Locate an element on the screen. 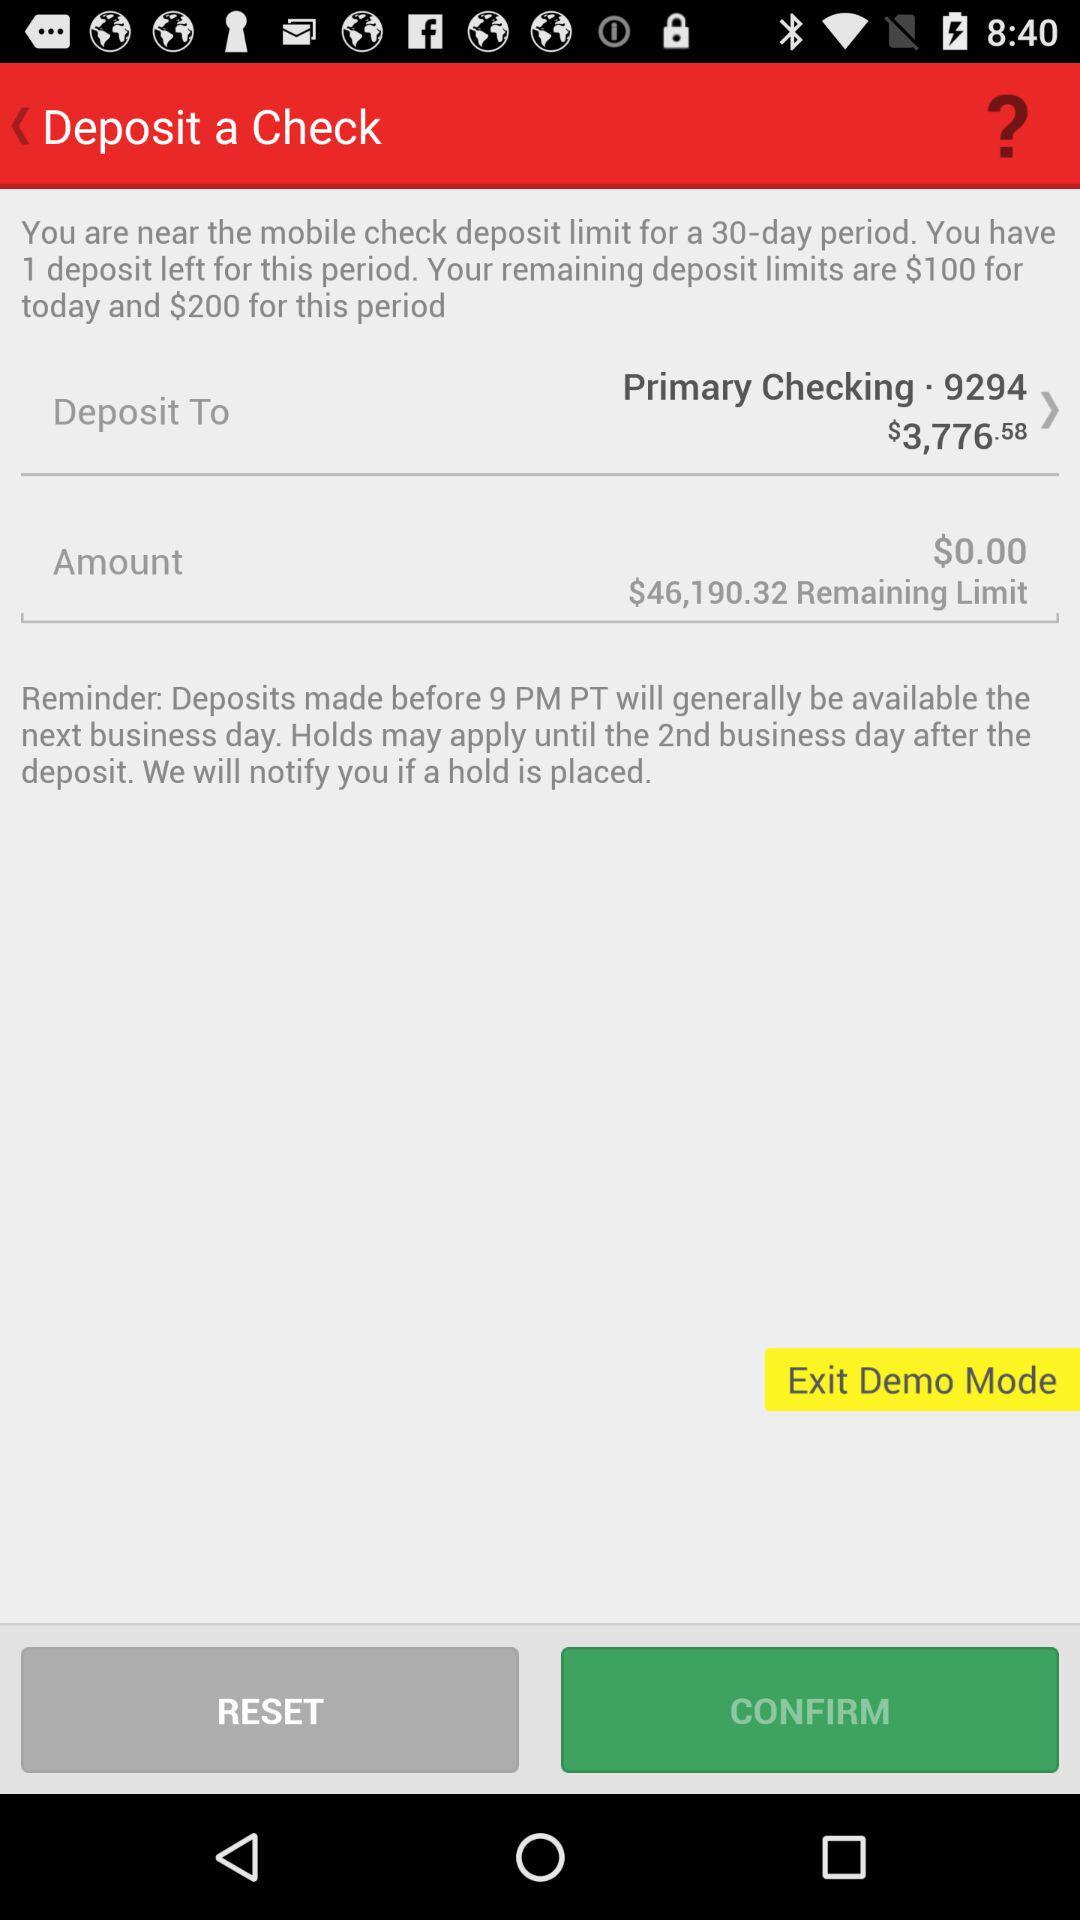 This screenshot has width=1080, height=1920. confirm is located at coordinates (810, 1708).